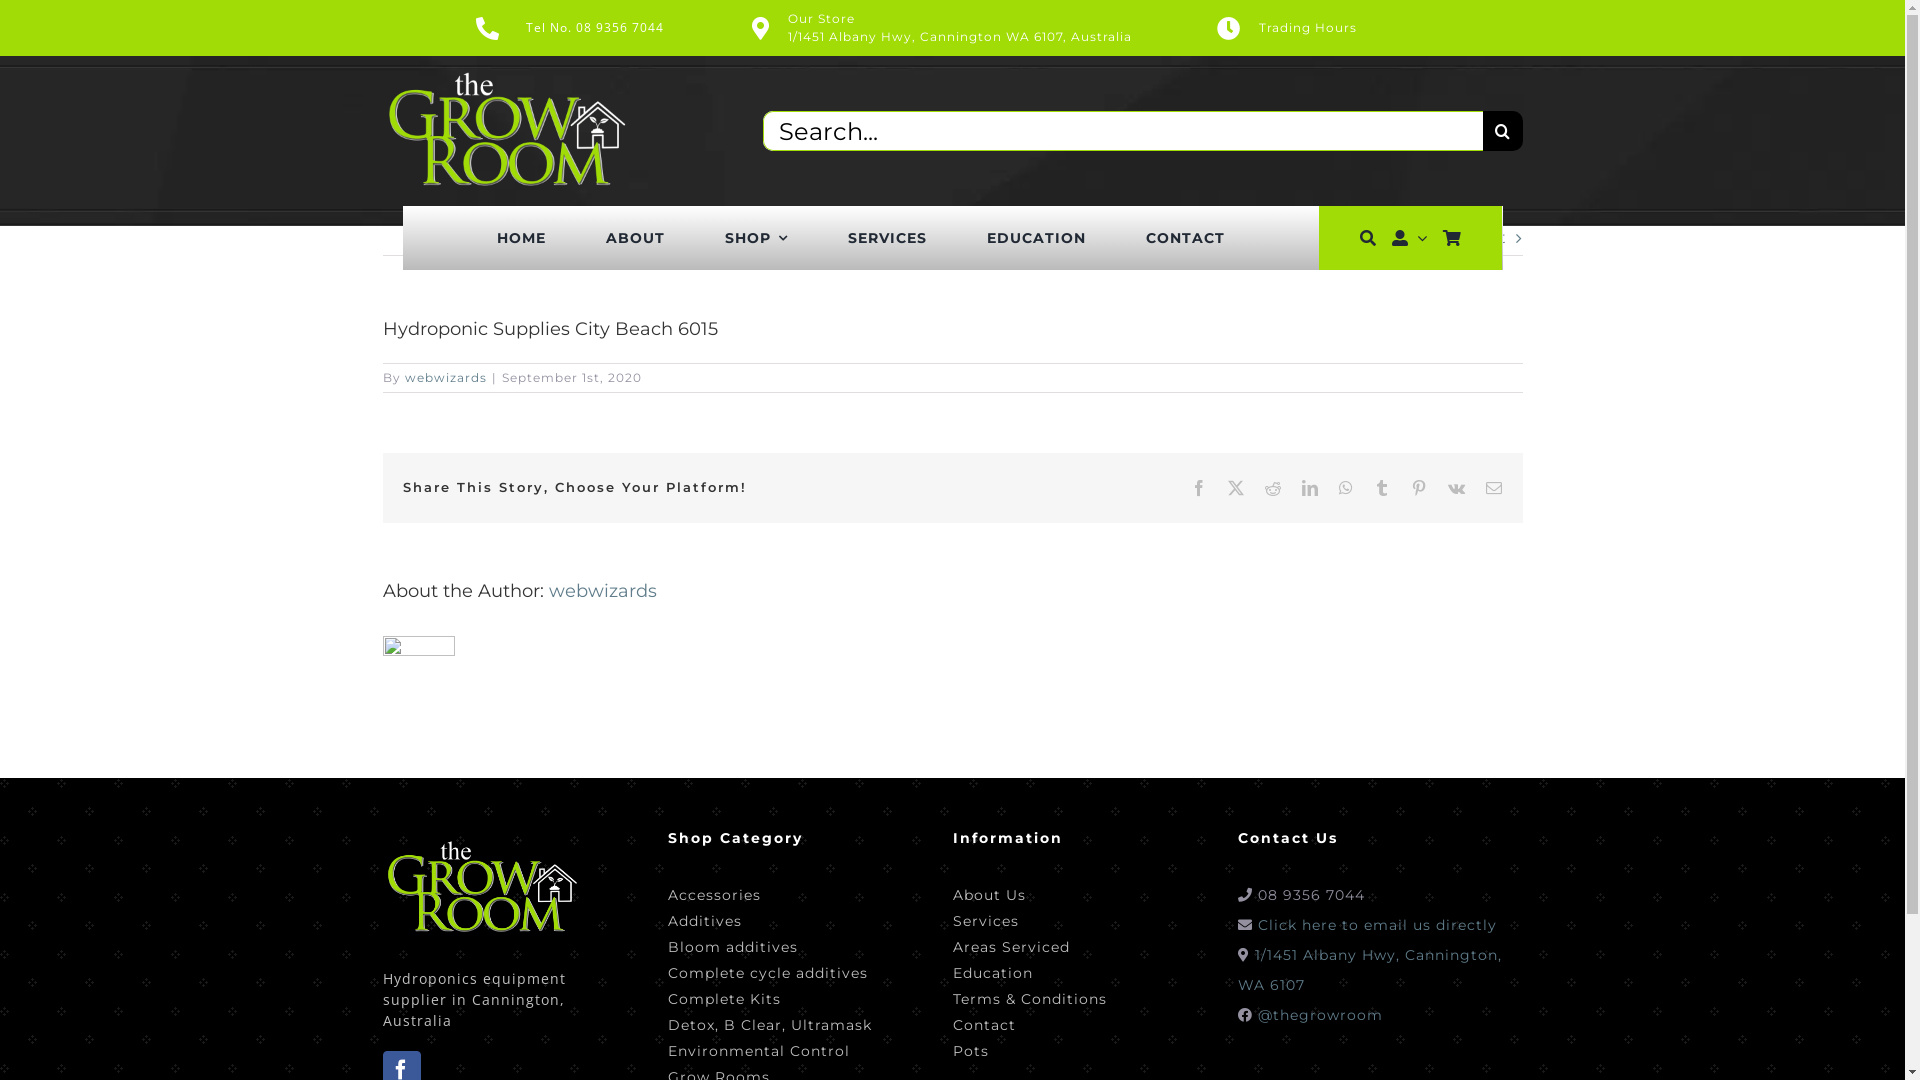 The image size is (1920, 1080). Describe the element at coordinates (600, 589) in the screenshot. I see `'webwizards'` at that location.